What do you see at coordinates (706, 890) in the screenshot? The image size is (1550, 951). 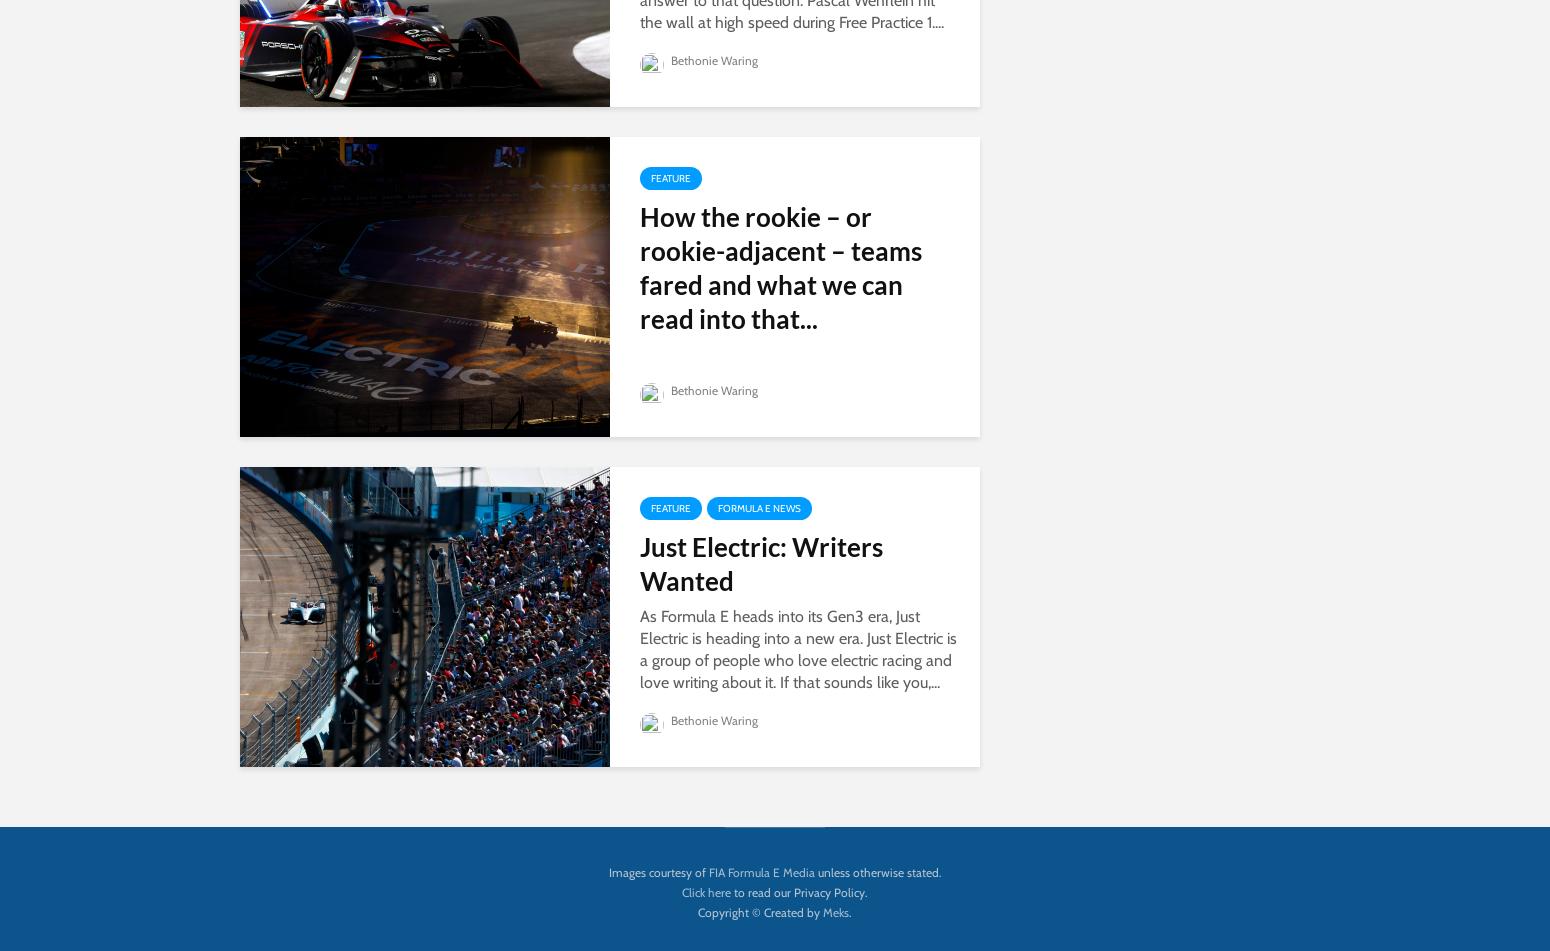 I see `'Click here'` at bounding box center [706, 890].